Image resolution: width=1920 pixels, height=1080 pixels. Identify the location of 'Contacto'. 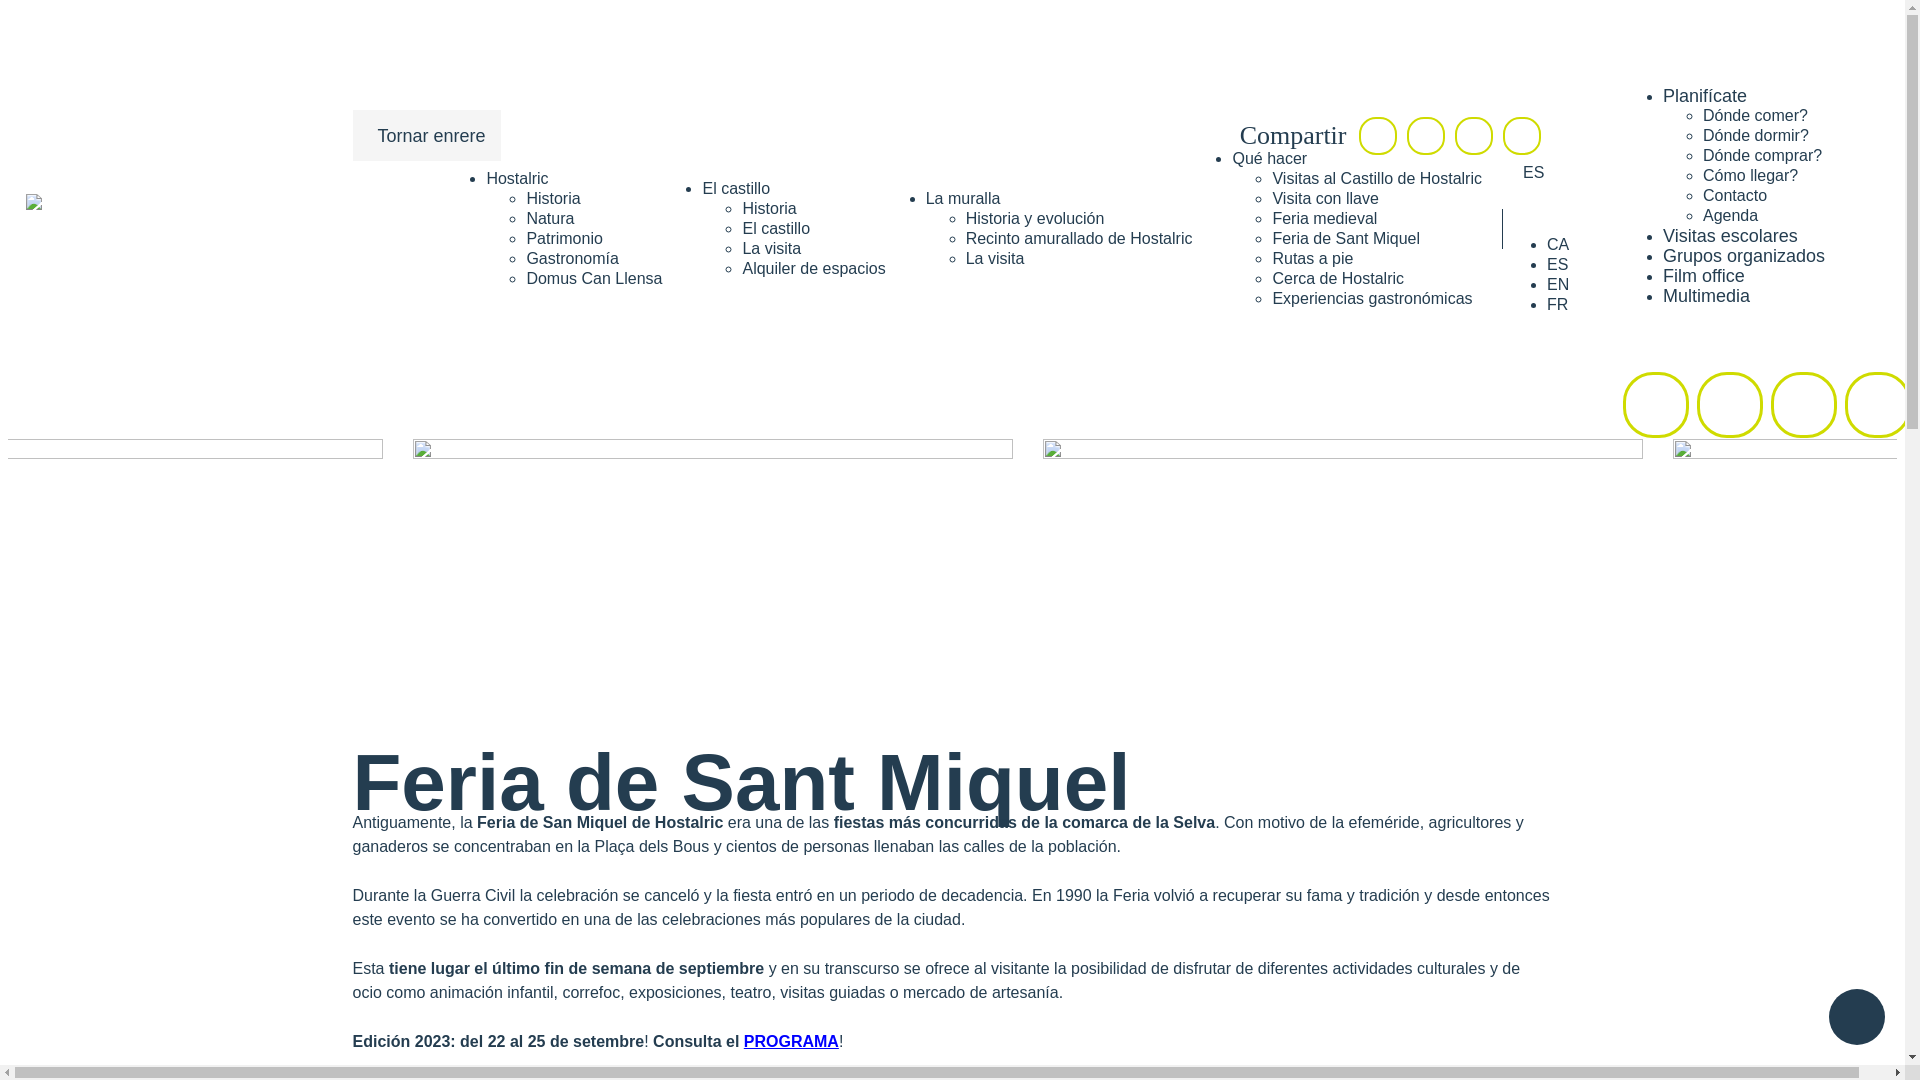
(1733, 195).